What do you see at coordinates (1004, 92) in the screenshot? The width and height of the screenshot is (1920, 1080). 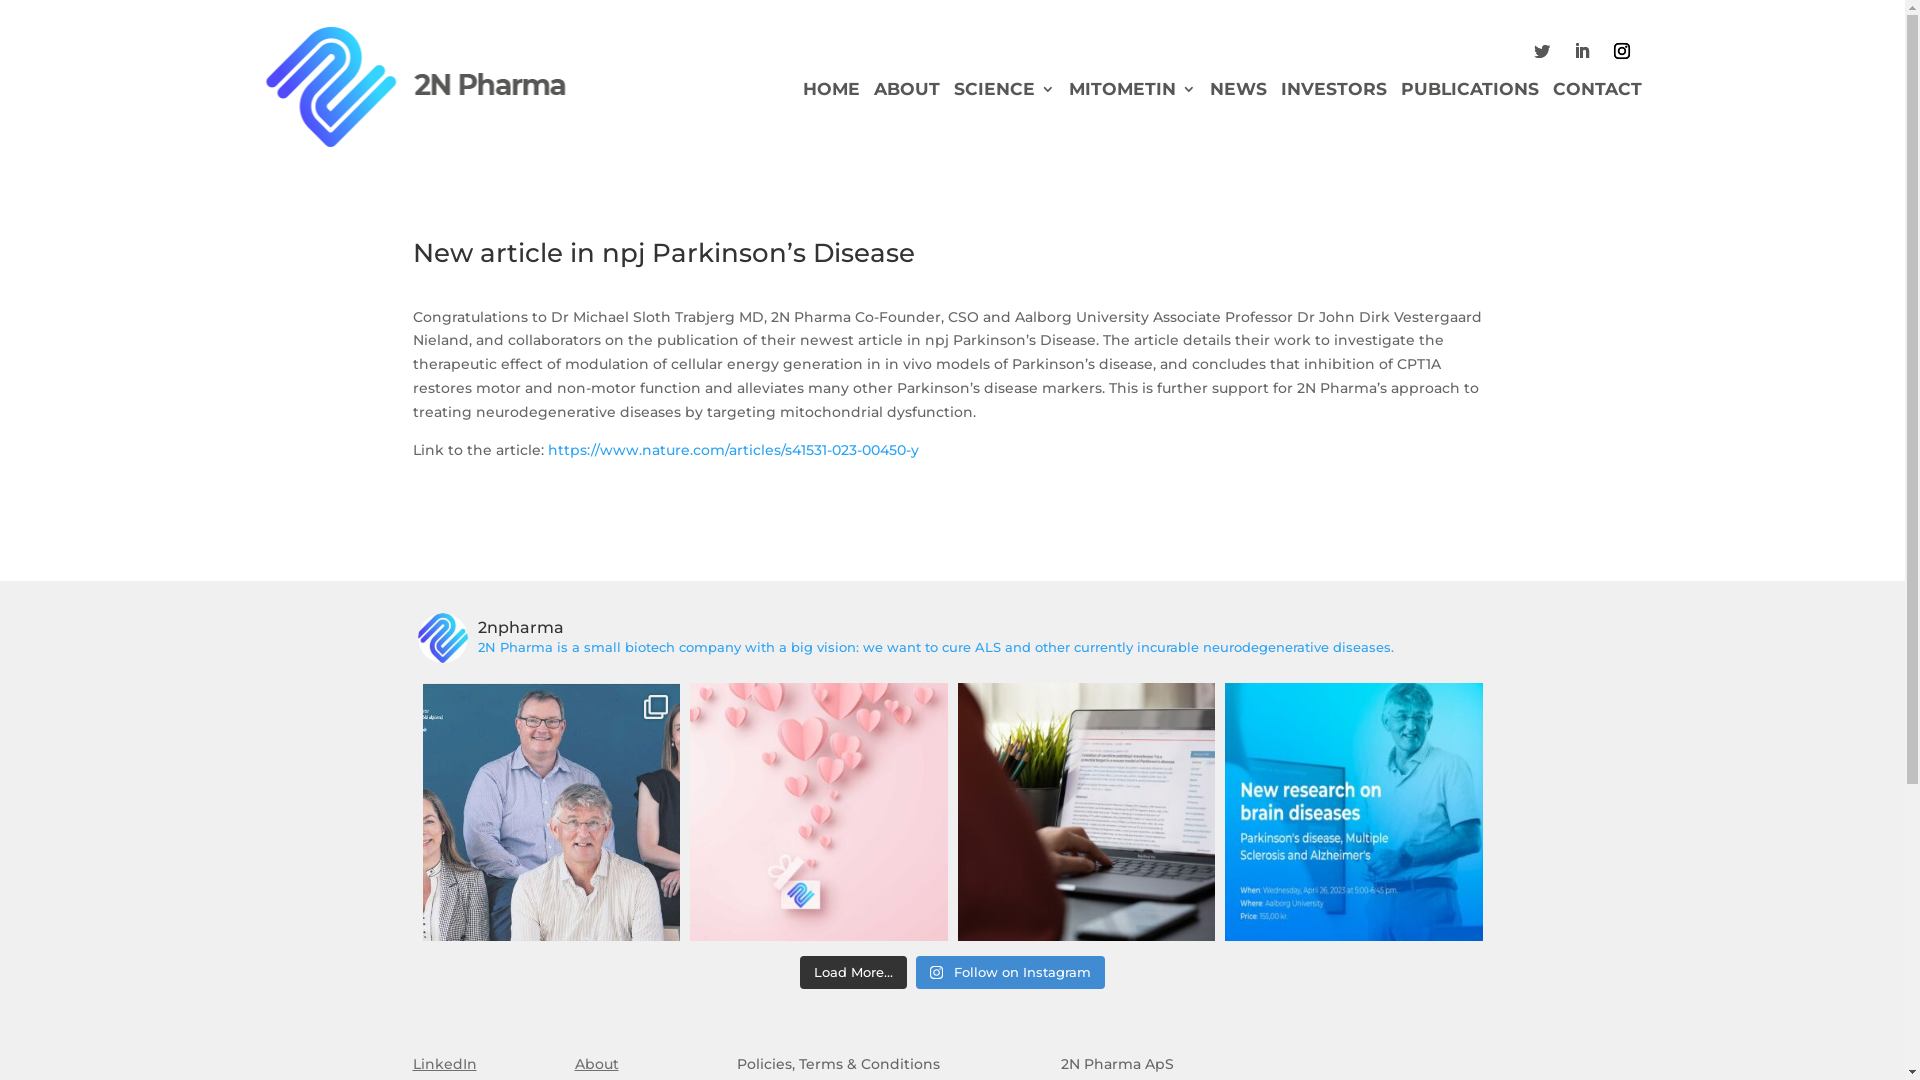 I see `'SCIENCE'` at bounding box center [1004, 92].